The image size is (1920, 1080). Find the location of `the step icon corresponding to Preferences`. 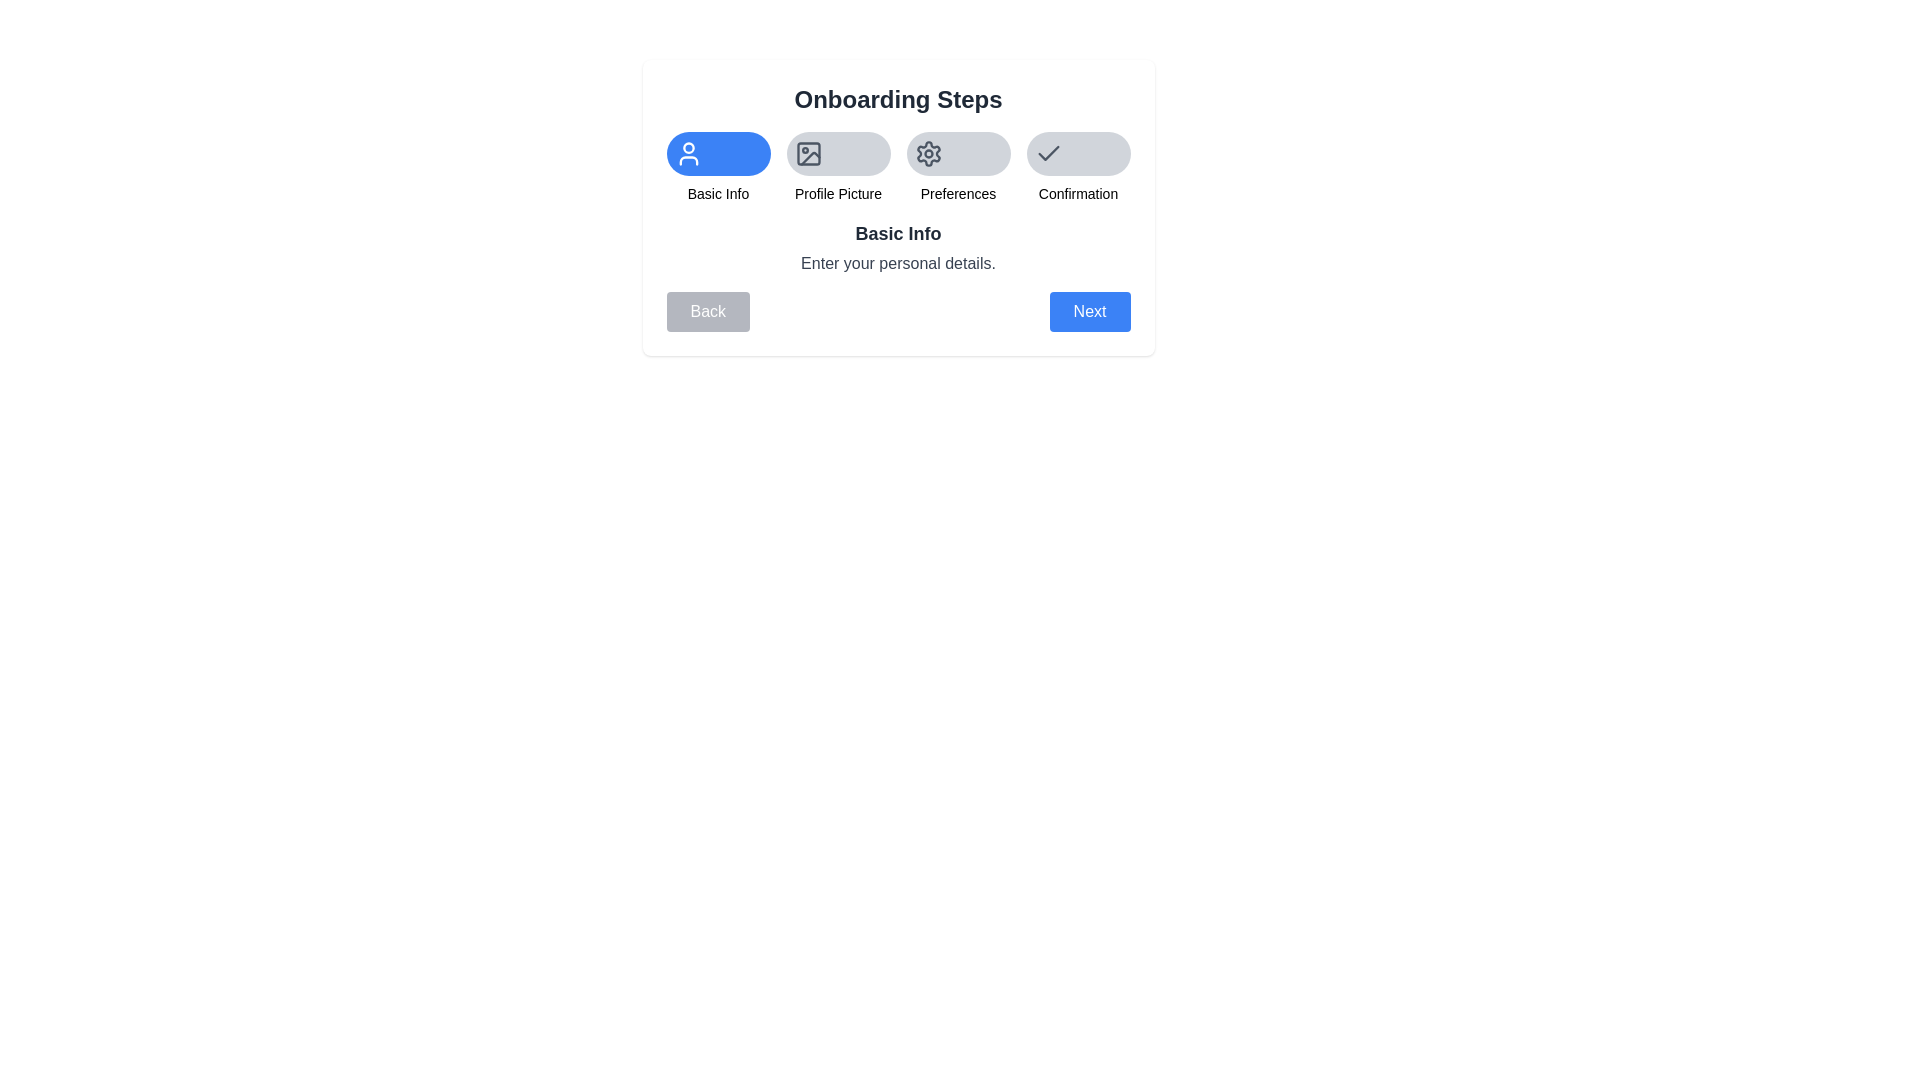

the step icon corresponding to Preferences is located at coordinates (957, 153).